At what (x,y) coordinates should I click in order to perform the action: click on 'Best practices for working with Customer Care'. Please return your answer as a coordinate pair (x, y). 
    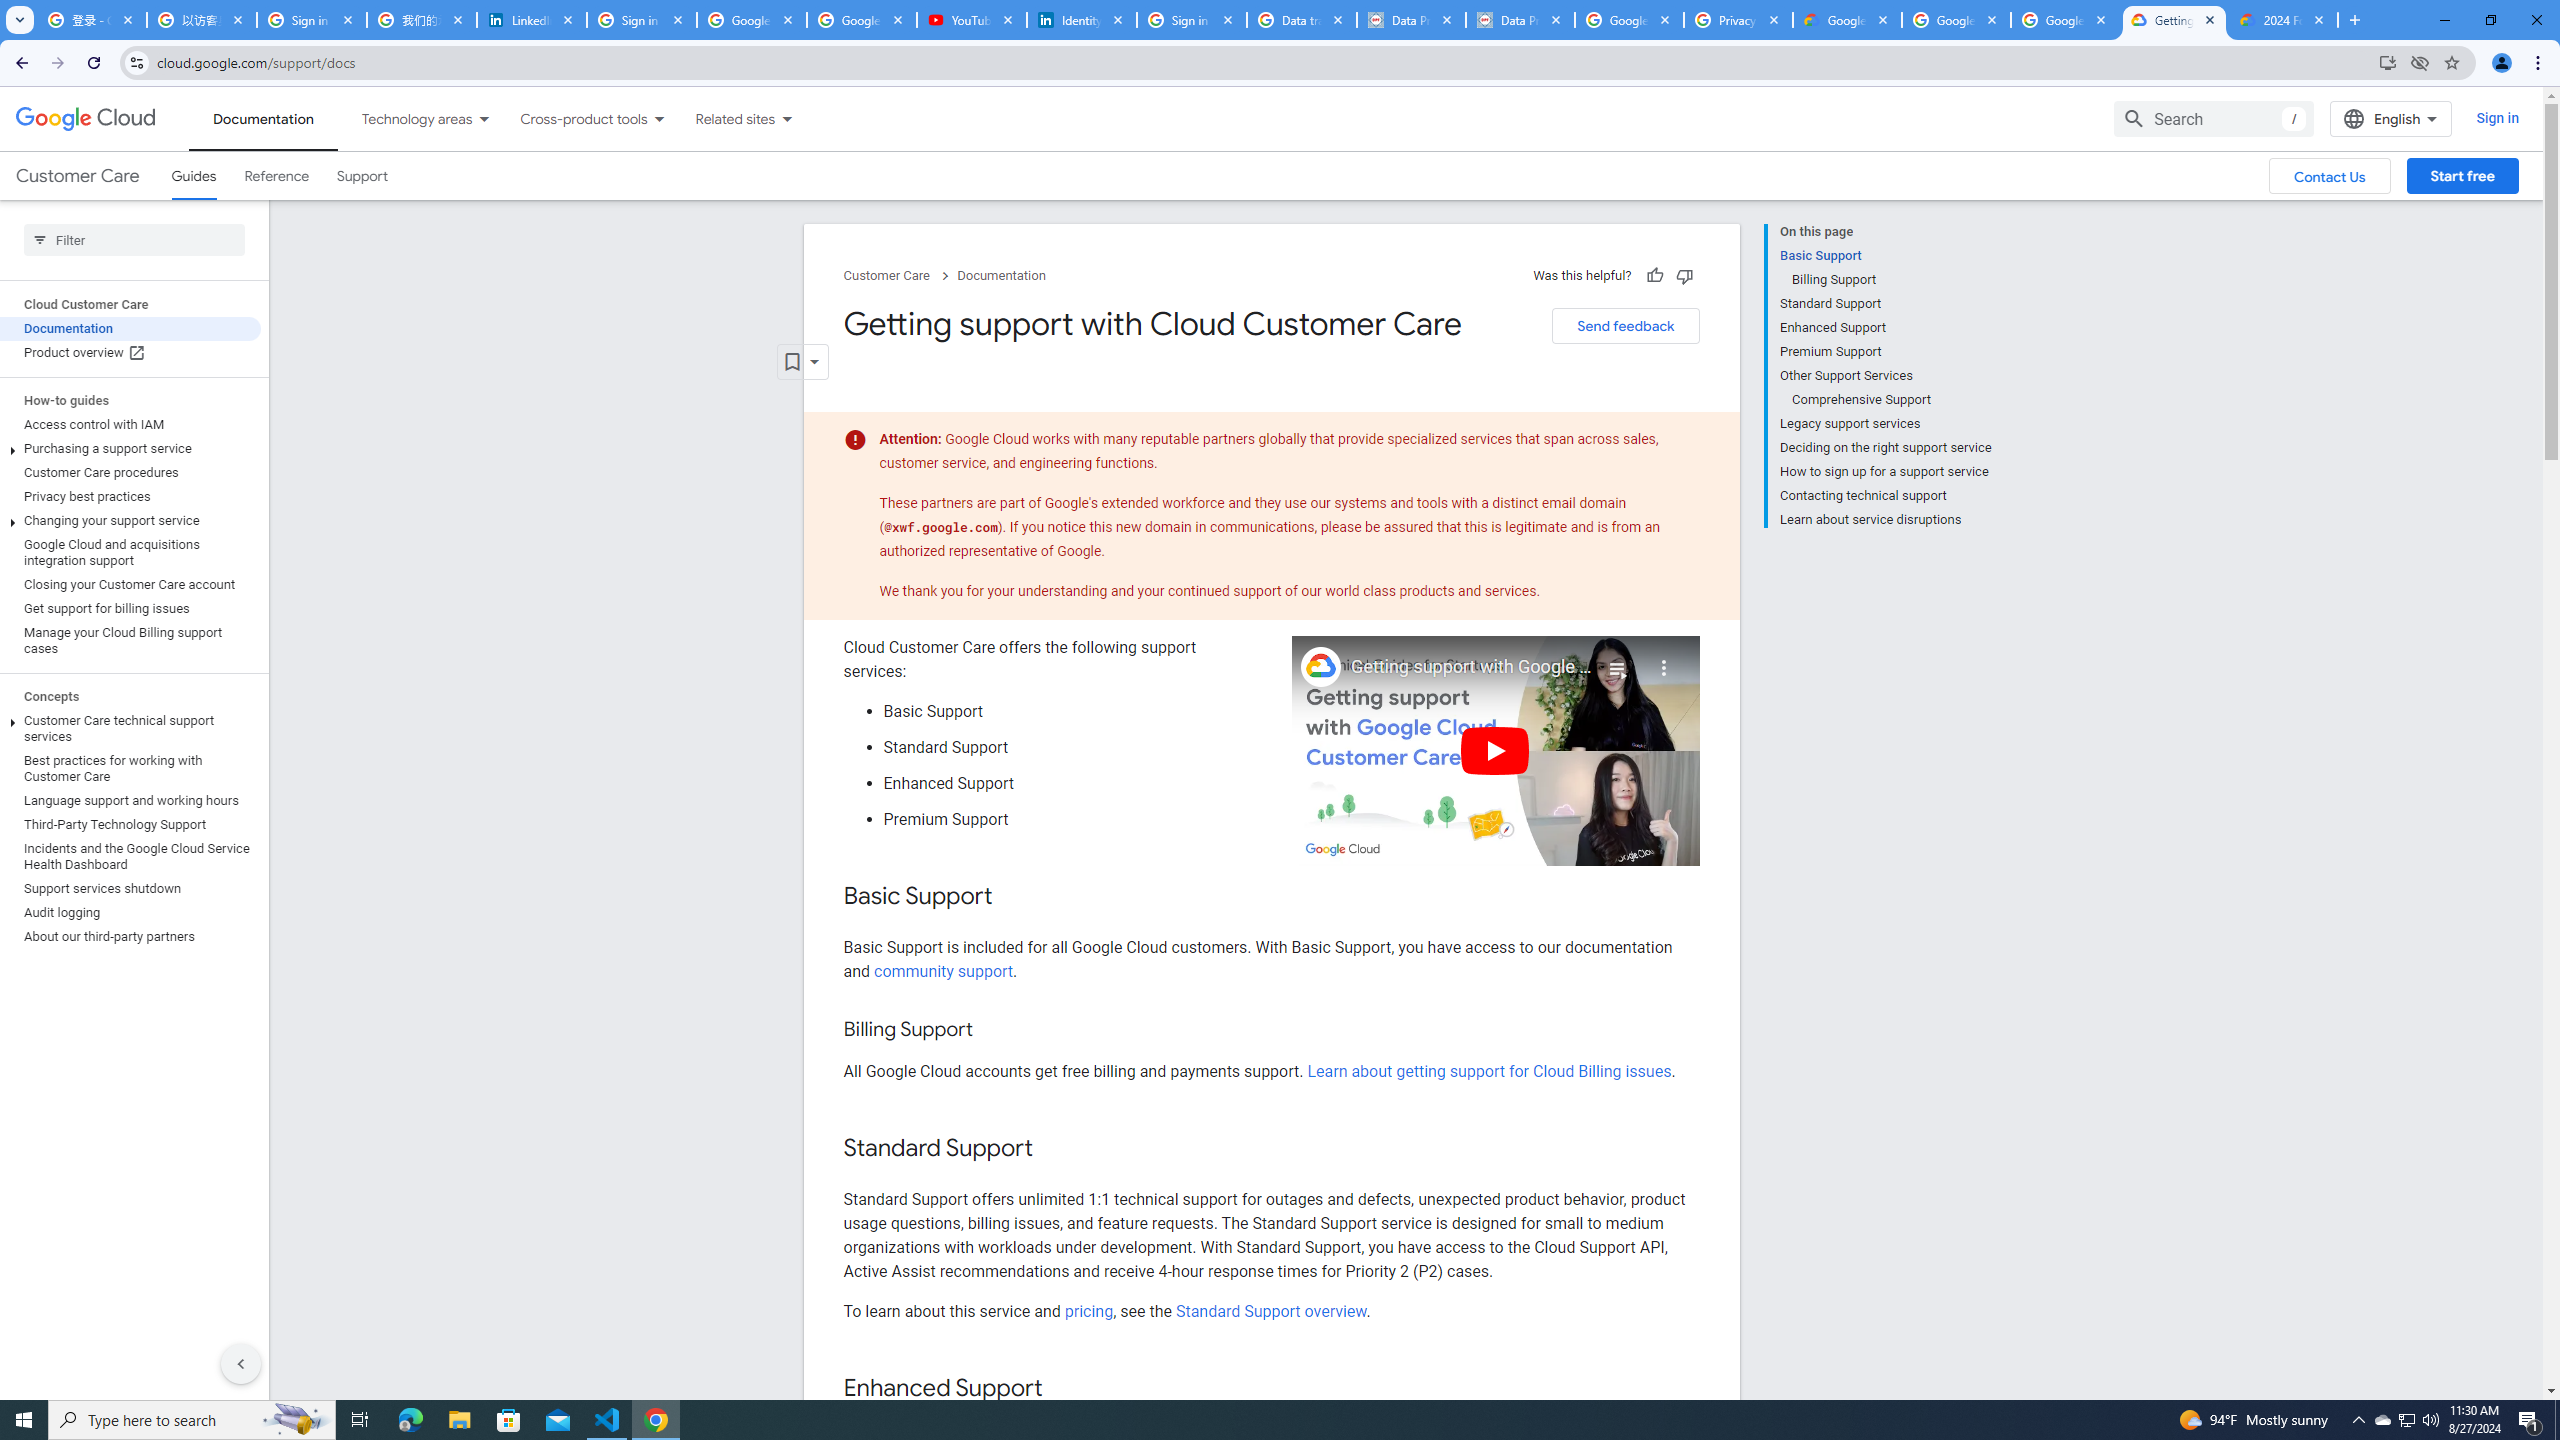
    Looking at the image, I should click on (130, 767).